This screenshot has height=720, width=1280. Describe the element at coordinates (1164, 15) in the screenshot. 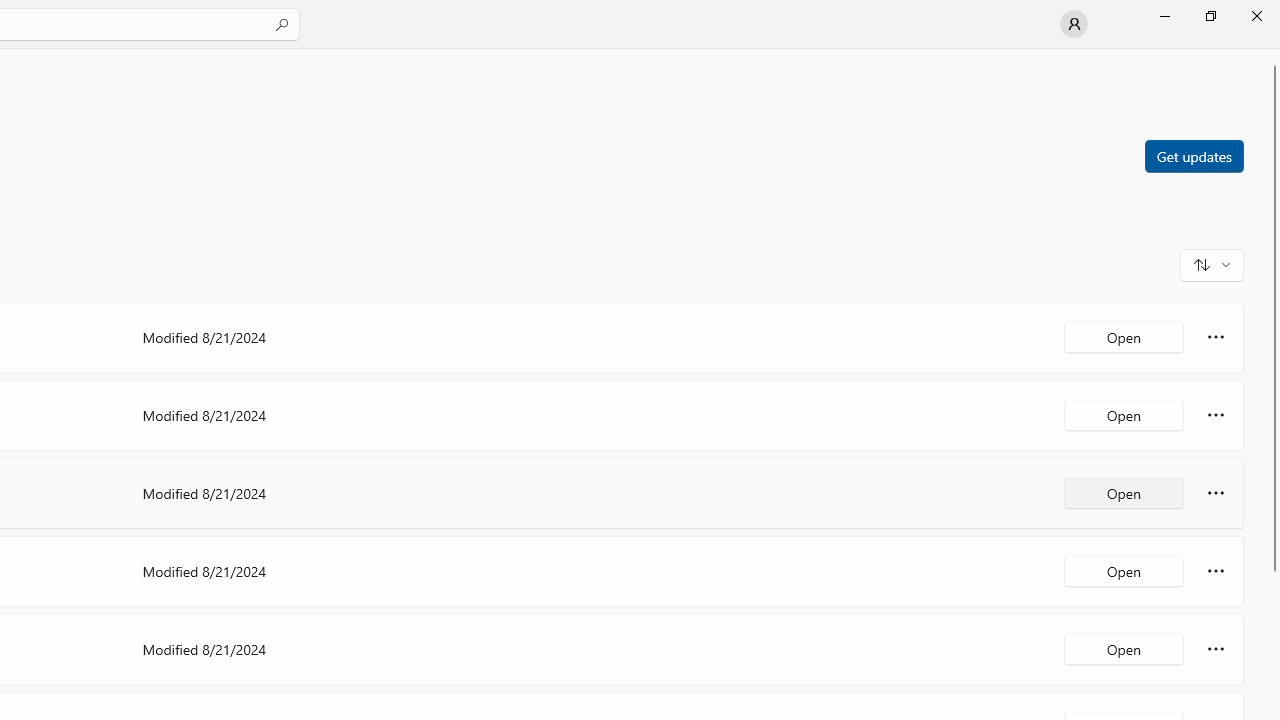

I see `'Minimize Microsoft Store'` at that location.